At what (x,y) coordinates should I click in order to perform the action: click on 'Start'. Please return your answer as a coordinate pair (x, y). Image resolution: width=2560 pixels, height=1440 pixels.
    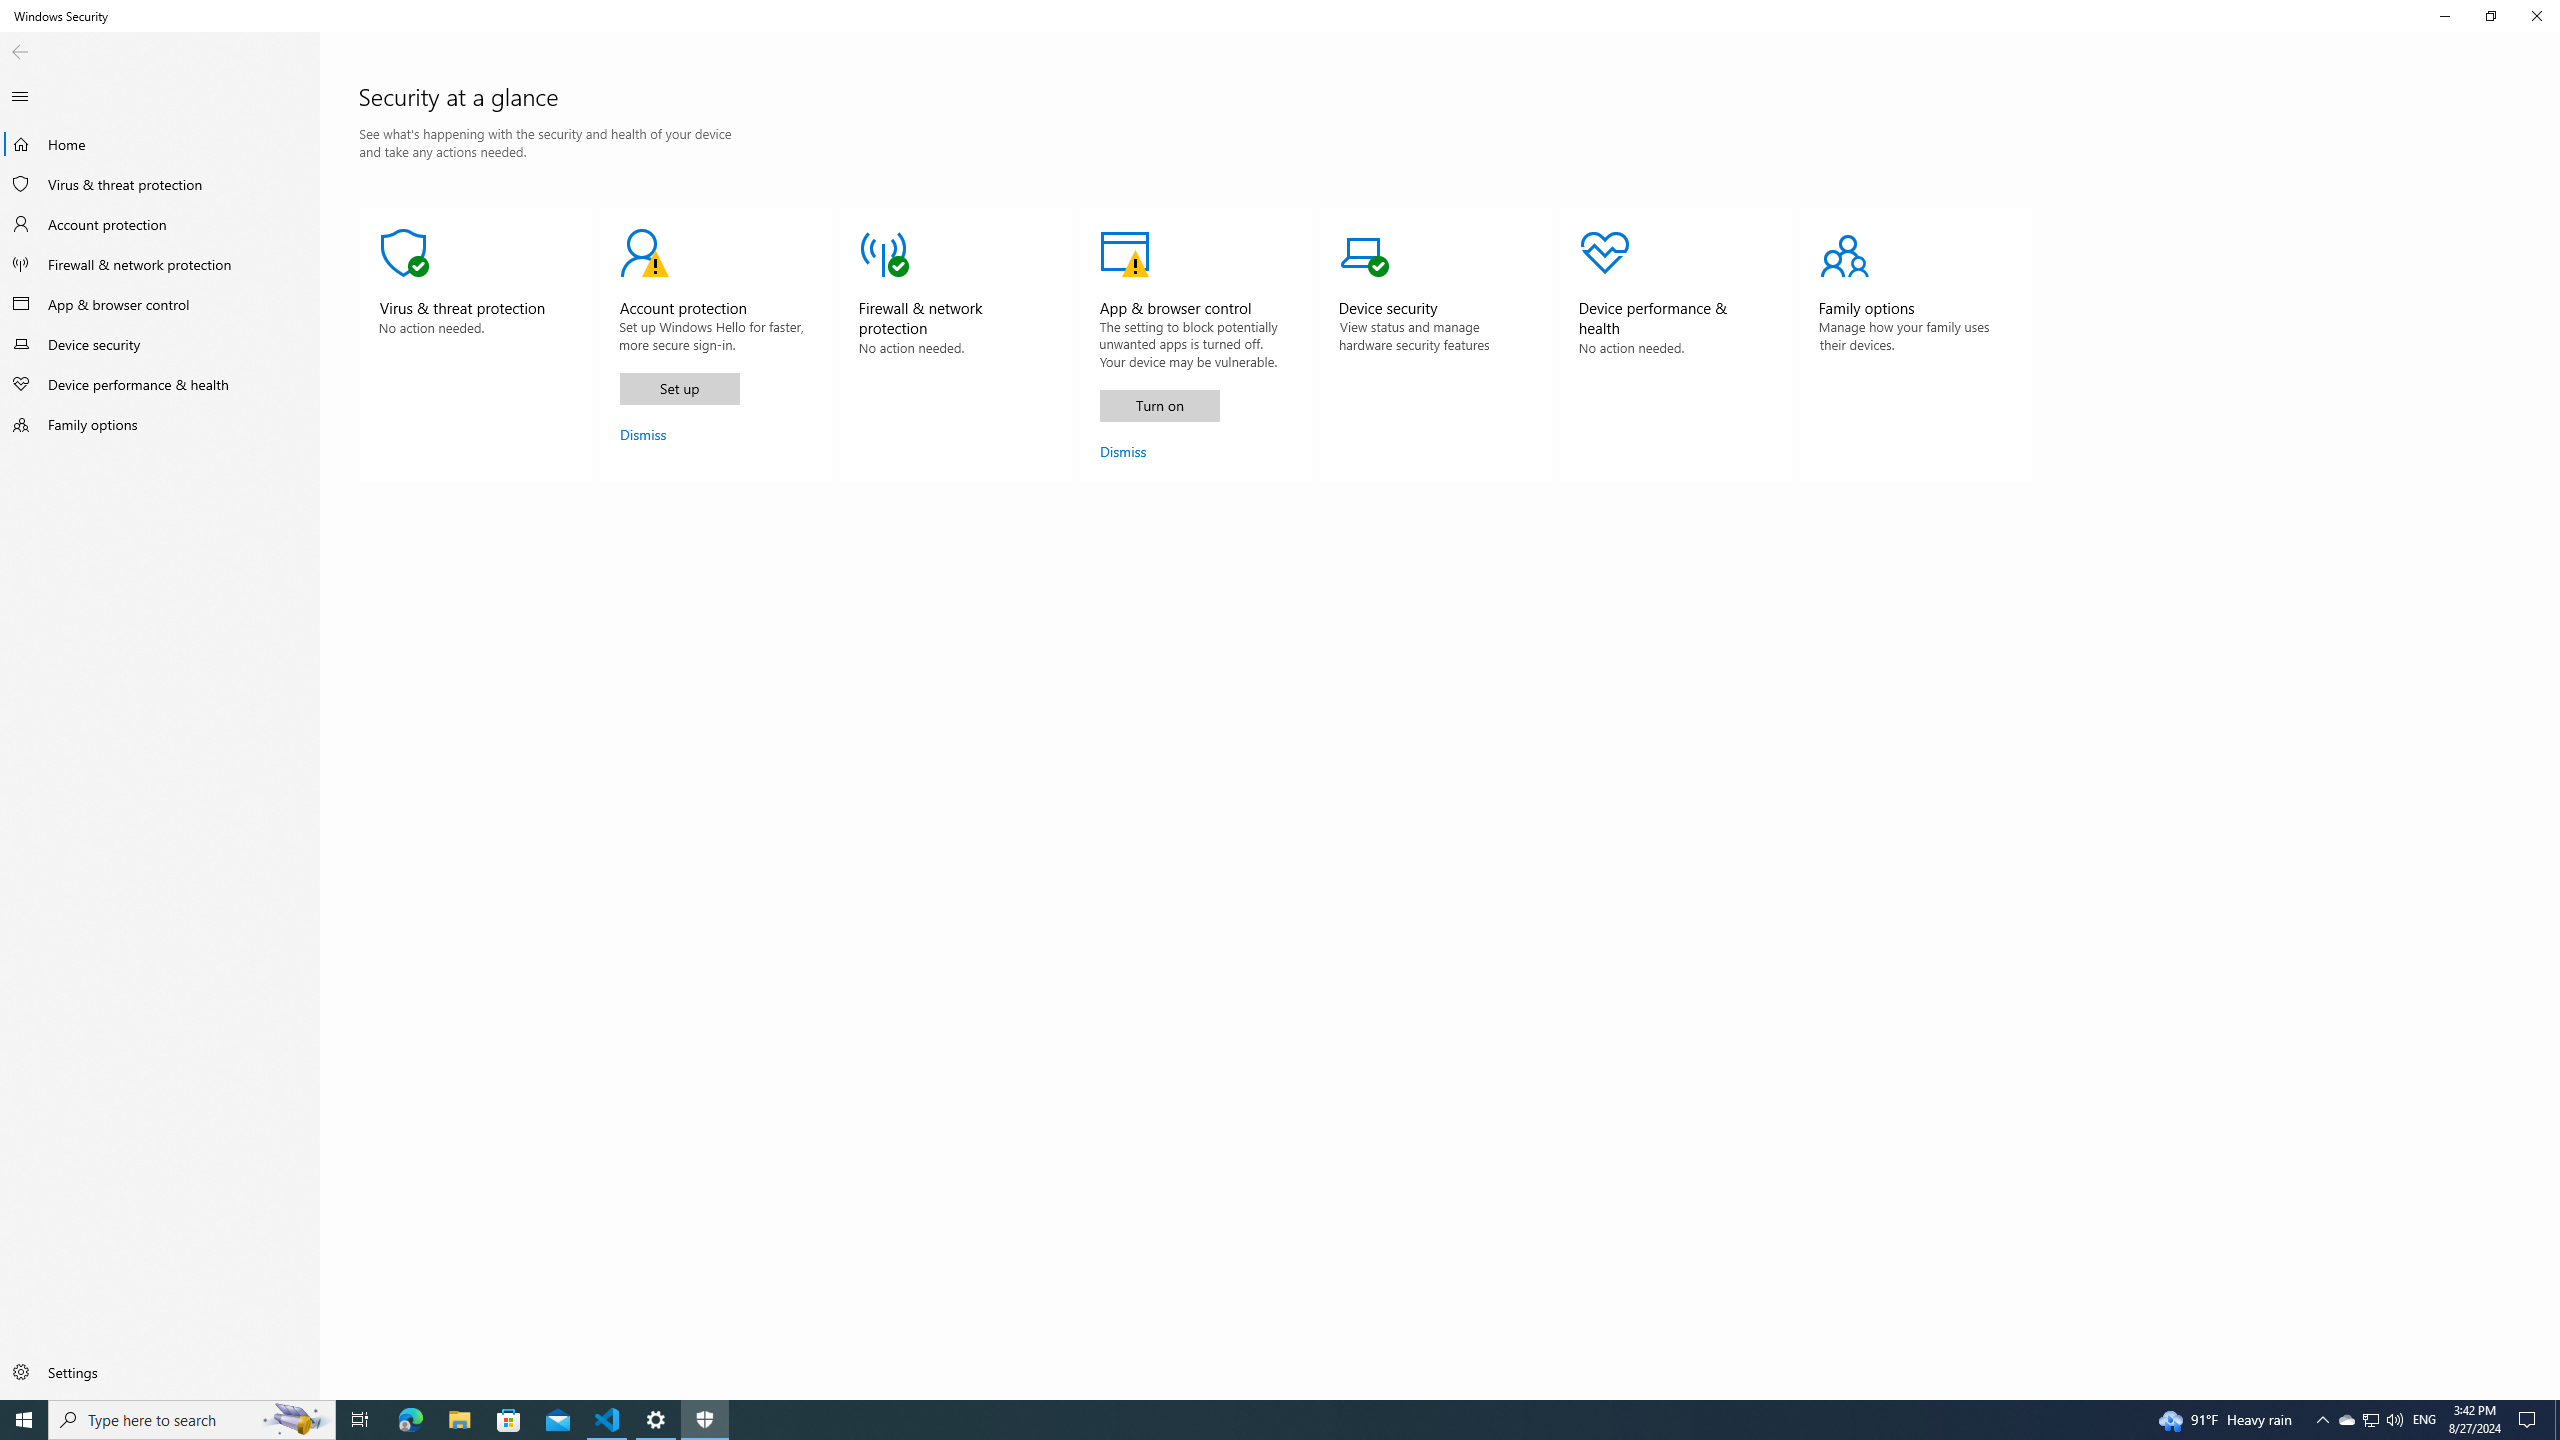
    Looking at the image, I should click on (24, 1418).